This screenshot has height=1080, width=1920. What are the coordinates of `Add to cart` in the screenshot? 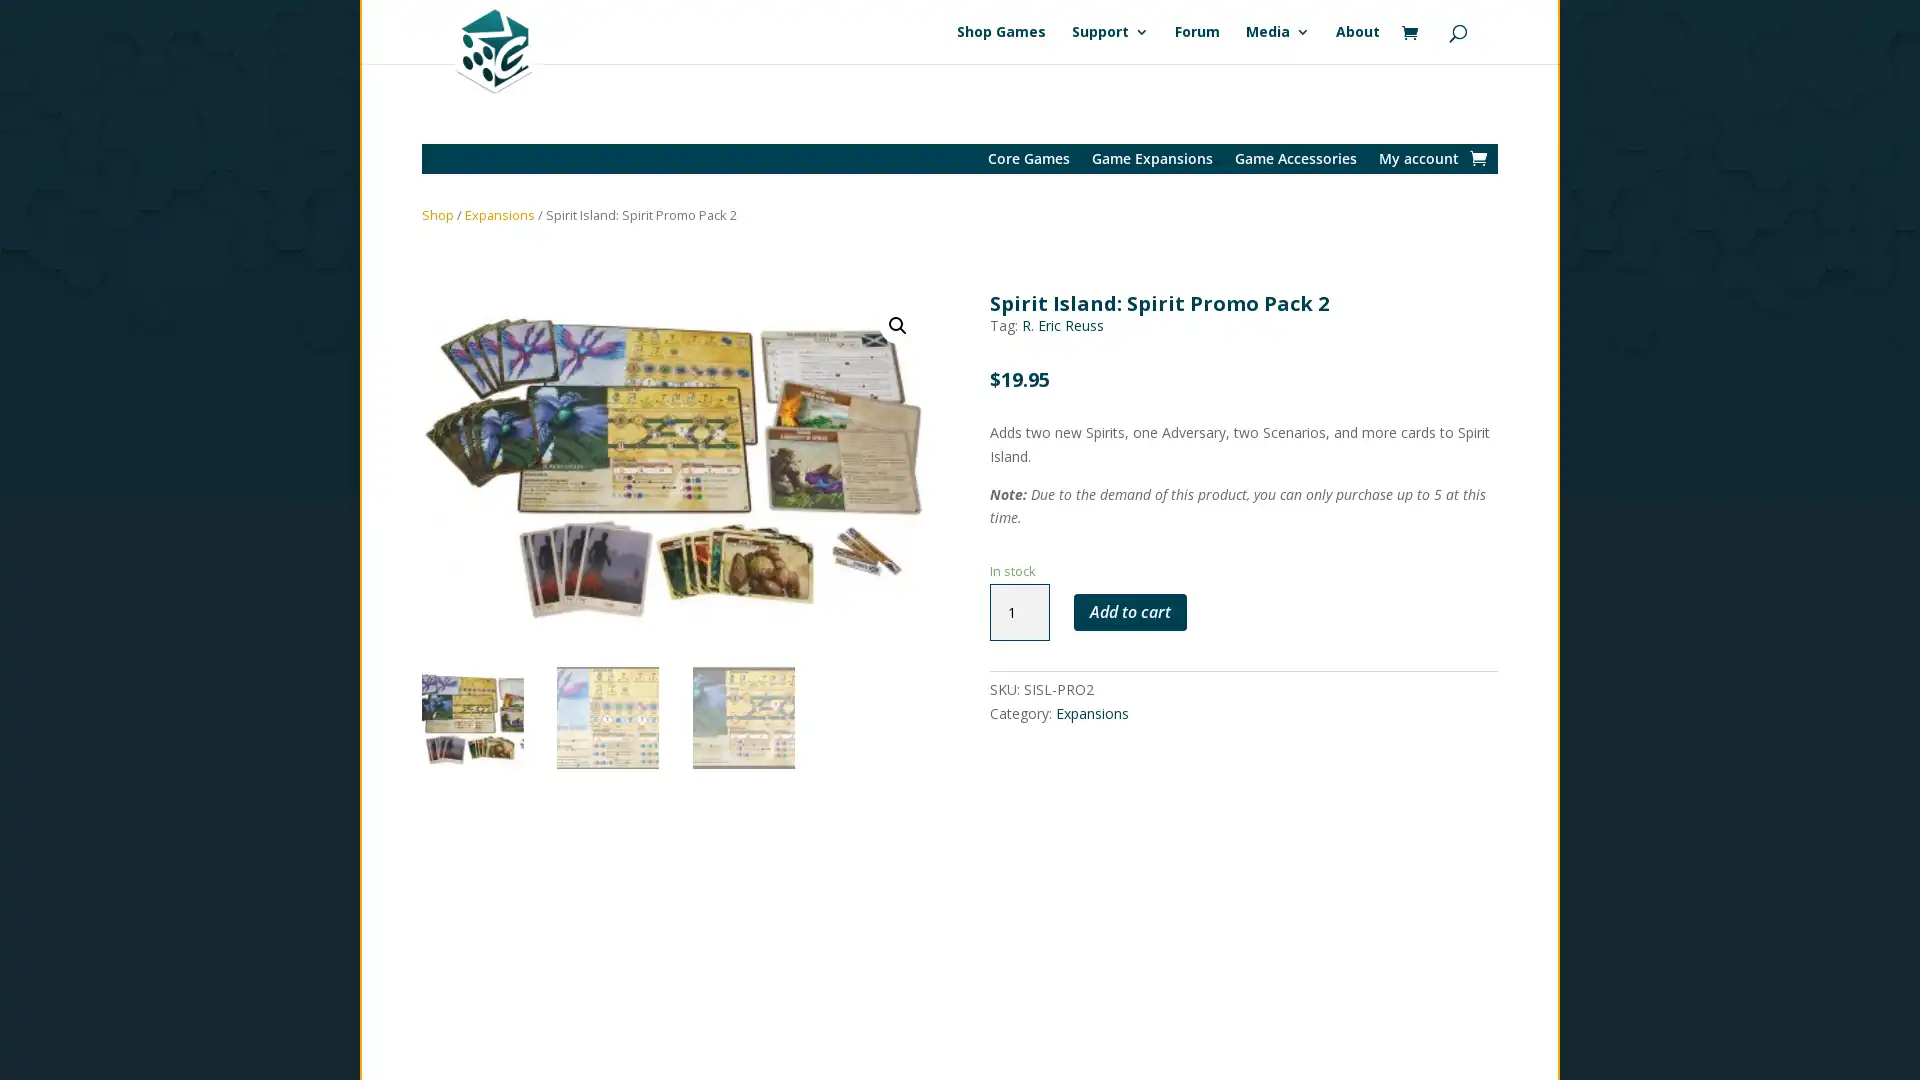 It's located at (1129, 611).